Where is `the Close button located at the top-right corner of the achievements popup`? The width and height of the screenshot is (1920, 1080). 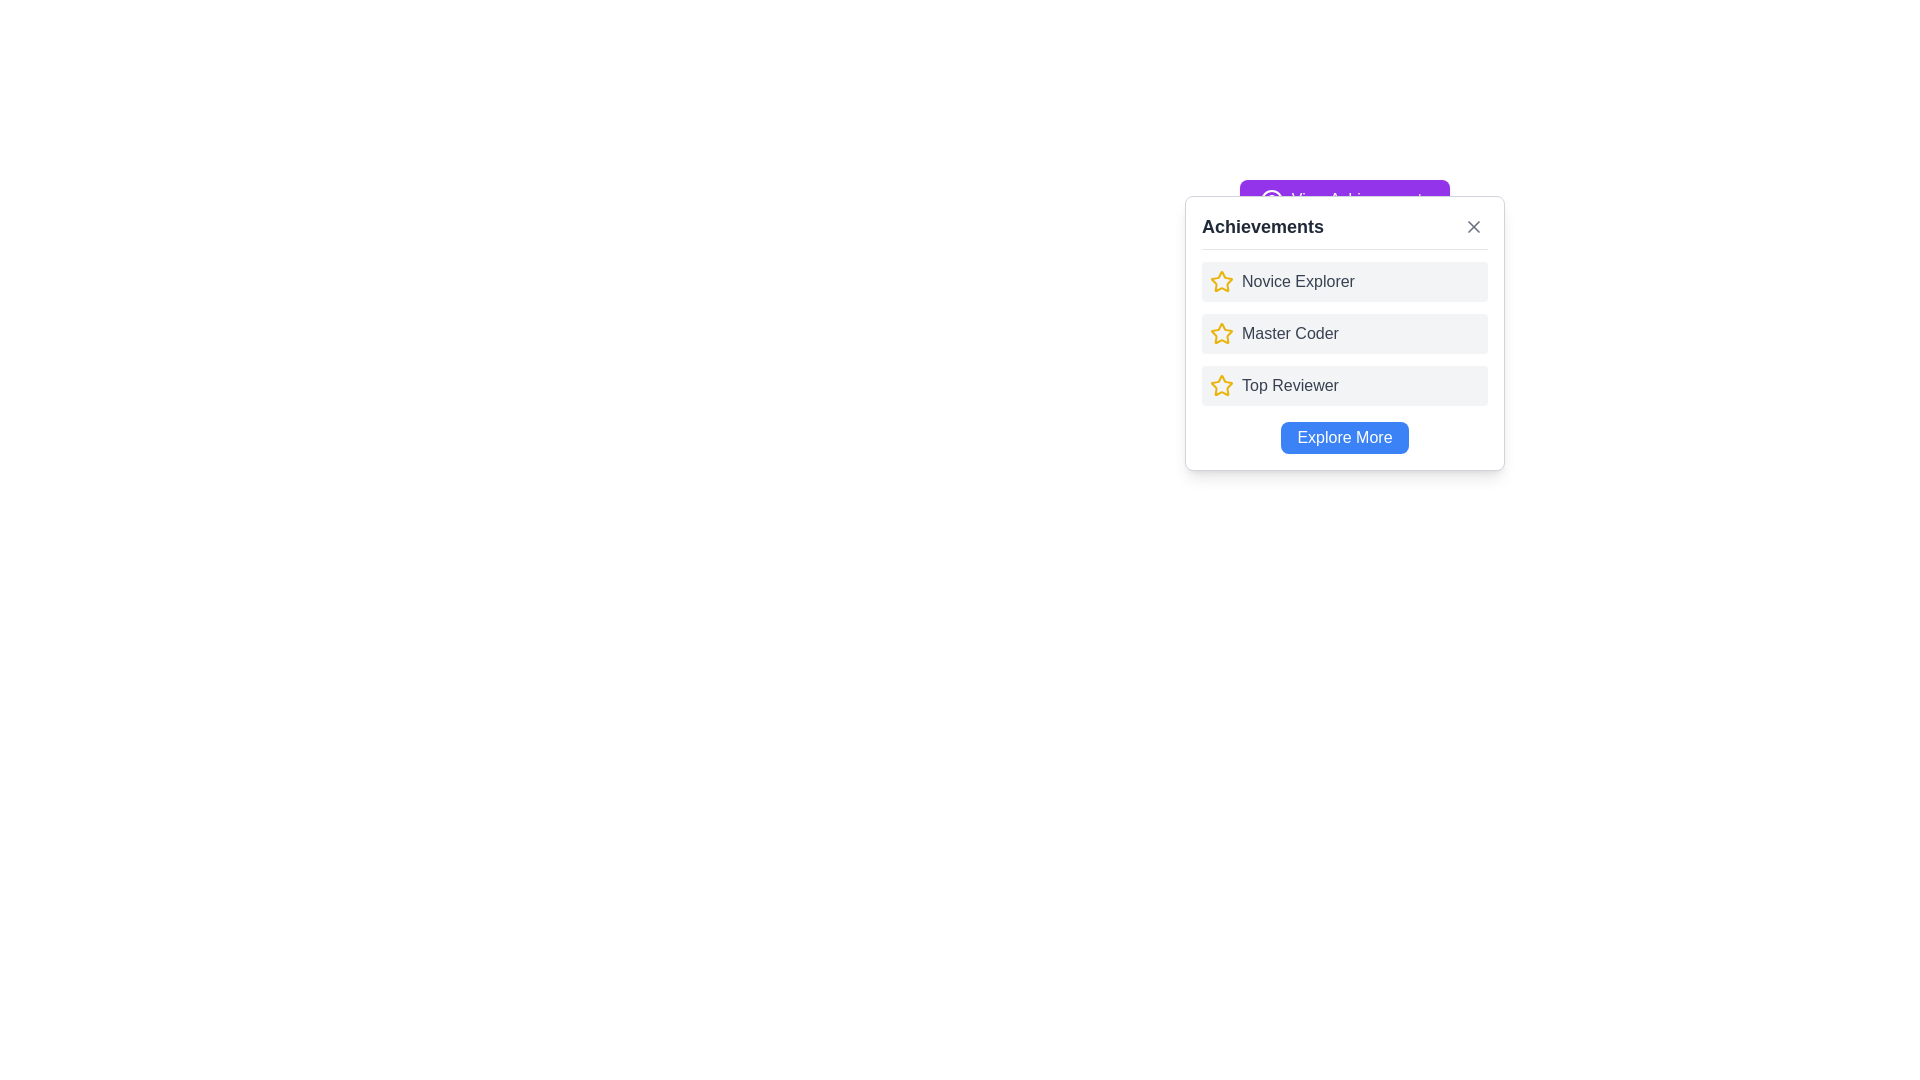 the Close button located at the top-right corner of the achievements popup is located at coordinates (1473, 226).